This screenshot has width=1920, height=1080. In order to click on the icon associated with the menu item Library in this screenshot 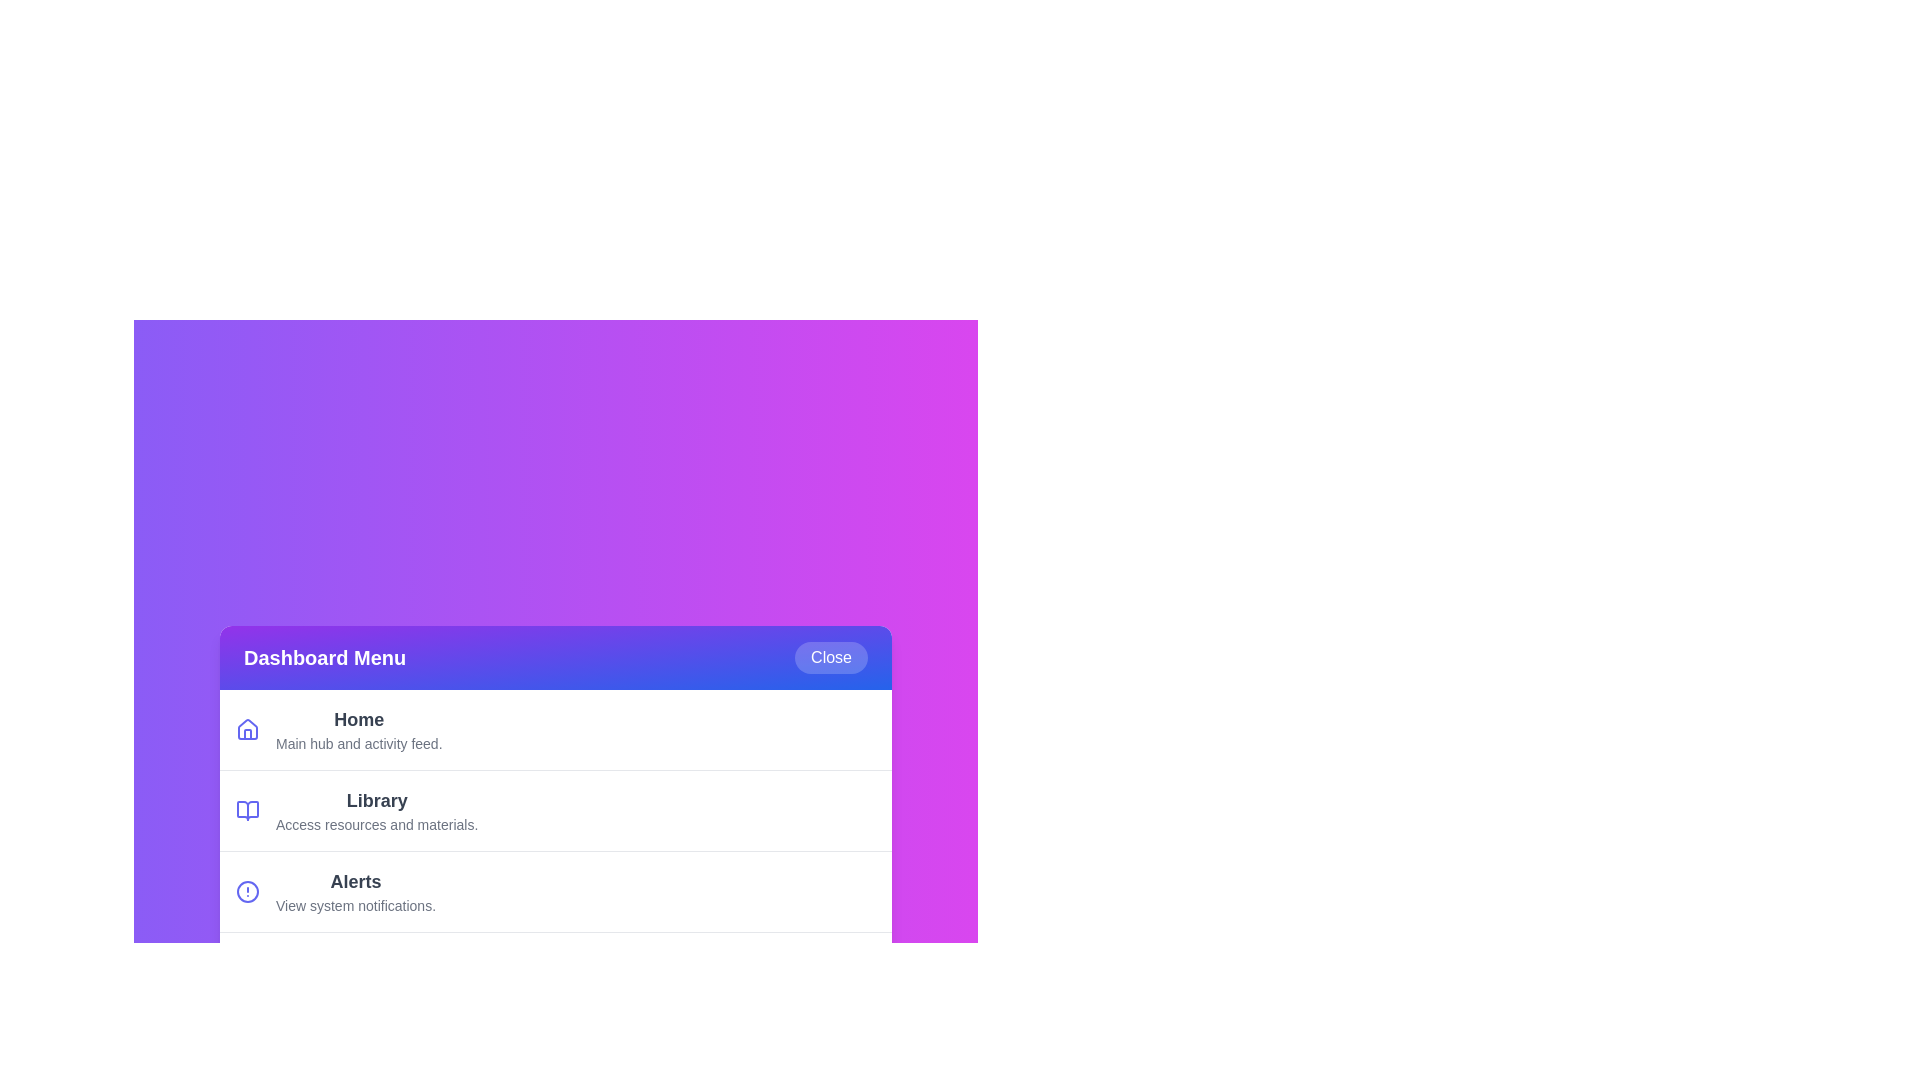, I will do `click(247, 810)`.